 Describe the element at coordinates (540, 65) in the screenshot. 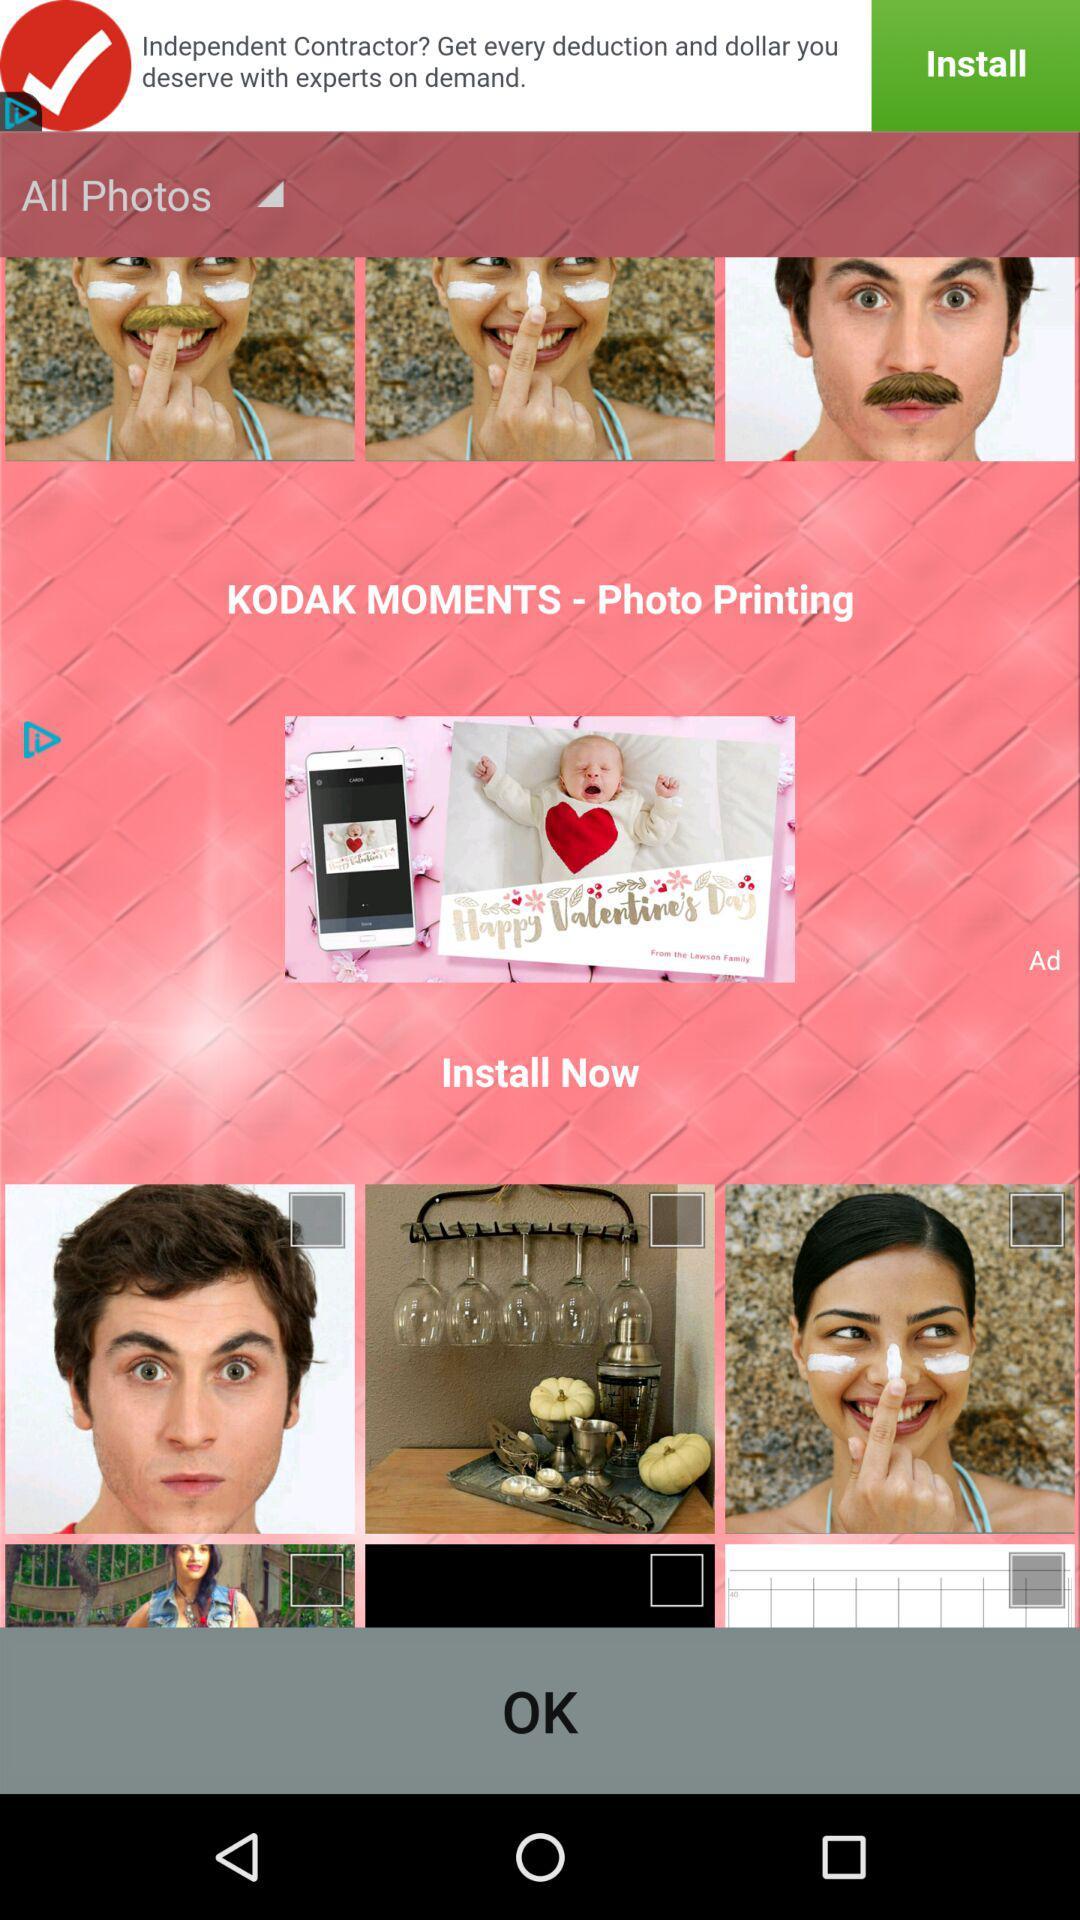

I see `the item above the all photos icon` at that location.